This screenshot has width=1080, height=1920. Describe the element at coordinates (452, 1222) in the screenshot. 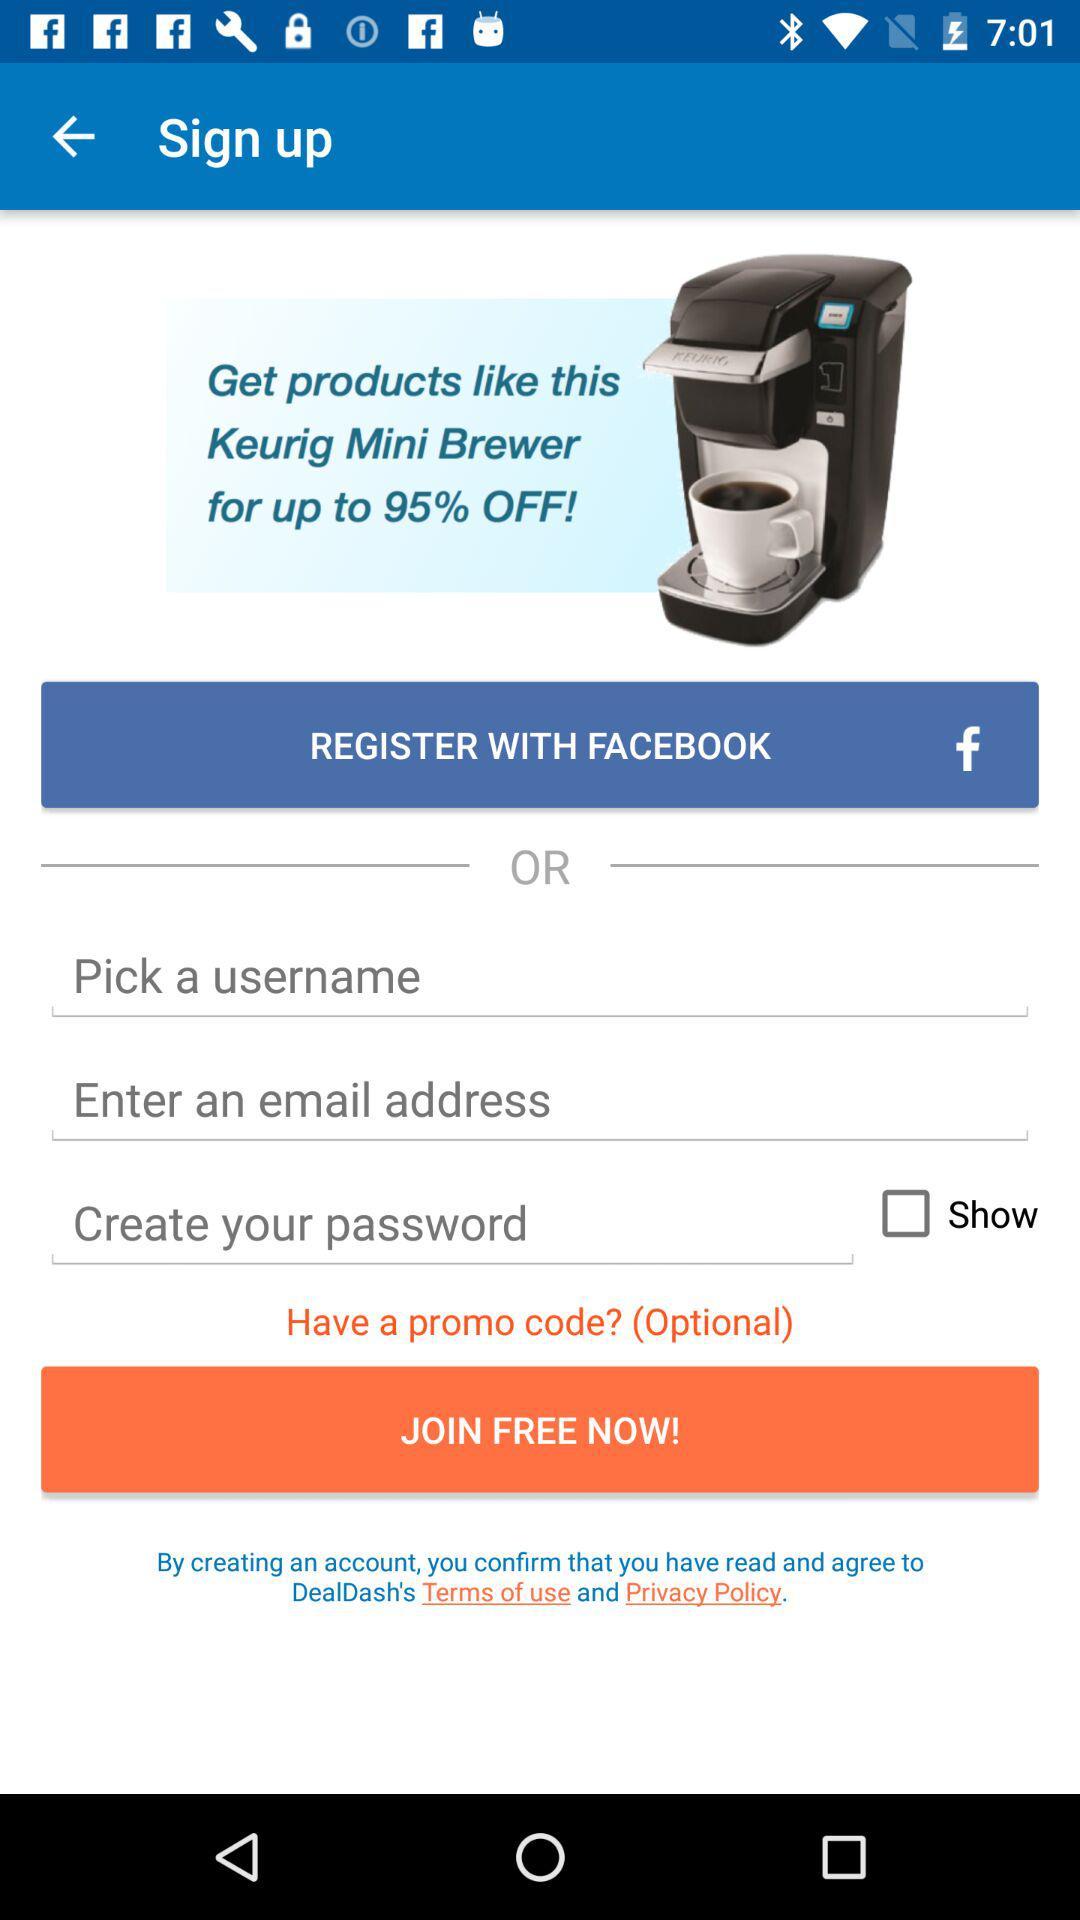

I see `password info` at that location.